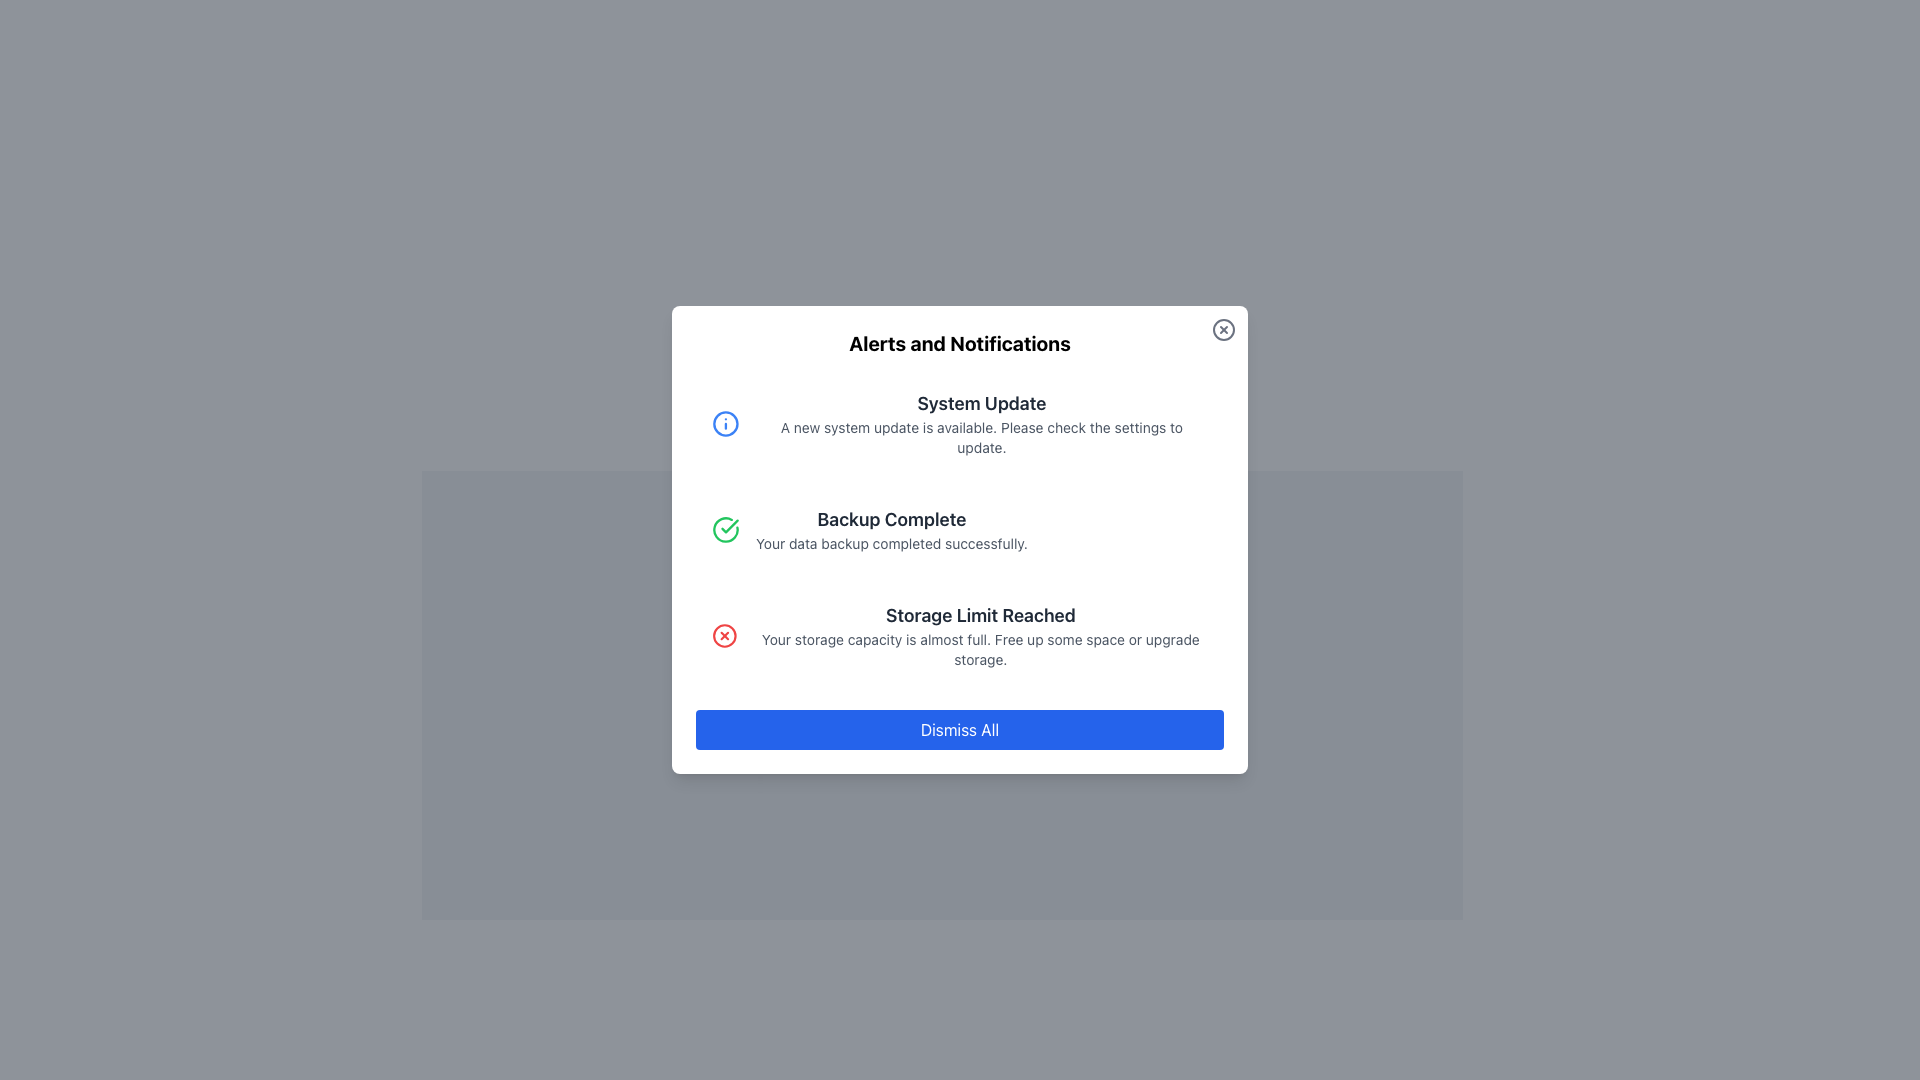  I want to click on the circular outline within the close icon located in the upper-right corner of the modal near the 'Alerts and Notifications' heading, so click(1223, 329).